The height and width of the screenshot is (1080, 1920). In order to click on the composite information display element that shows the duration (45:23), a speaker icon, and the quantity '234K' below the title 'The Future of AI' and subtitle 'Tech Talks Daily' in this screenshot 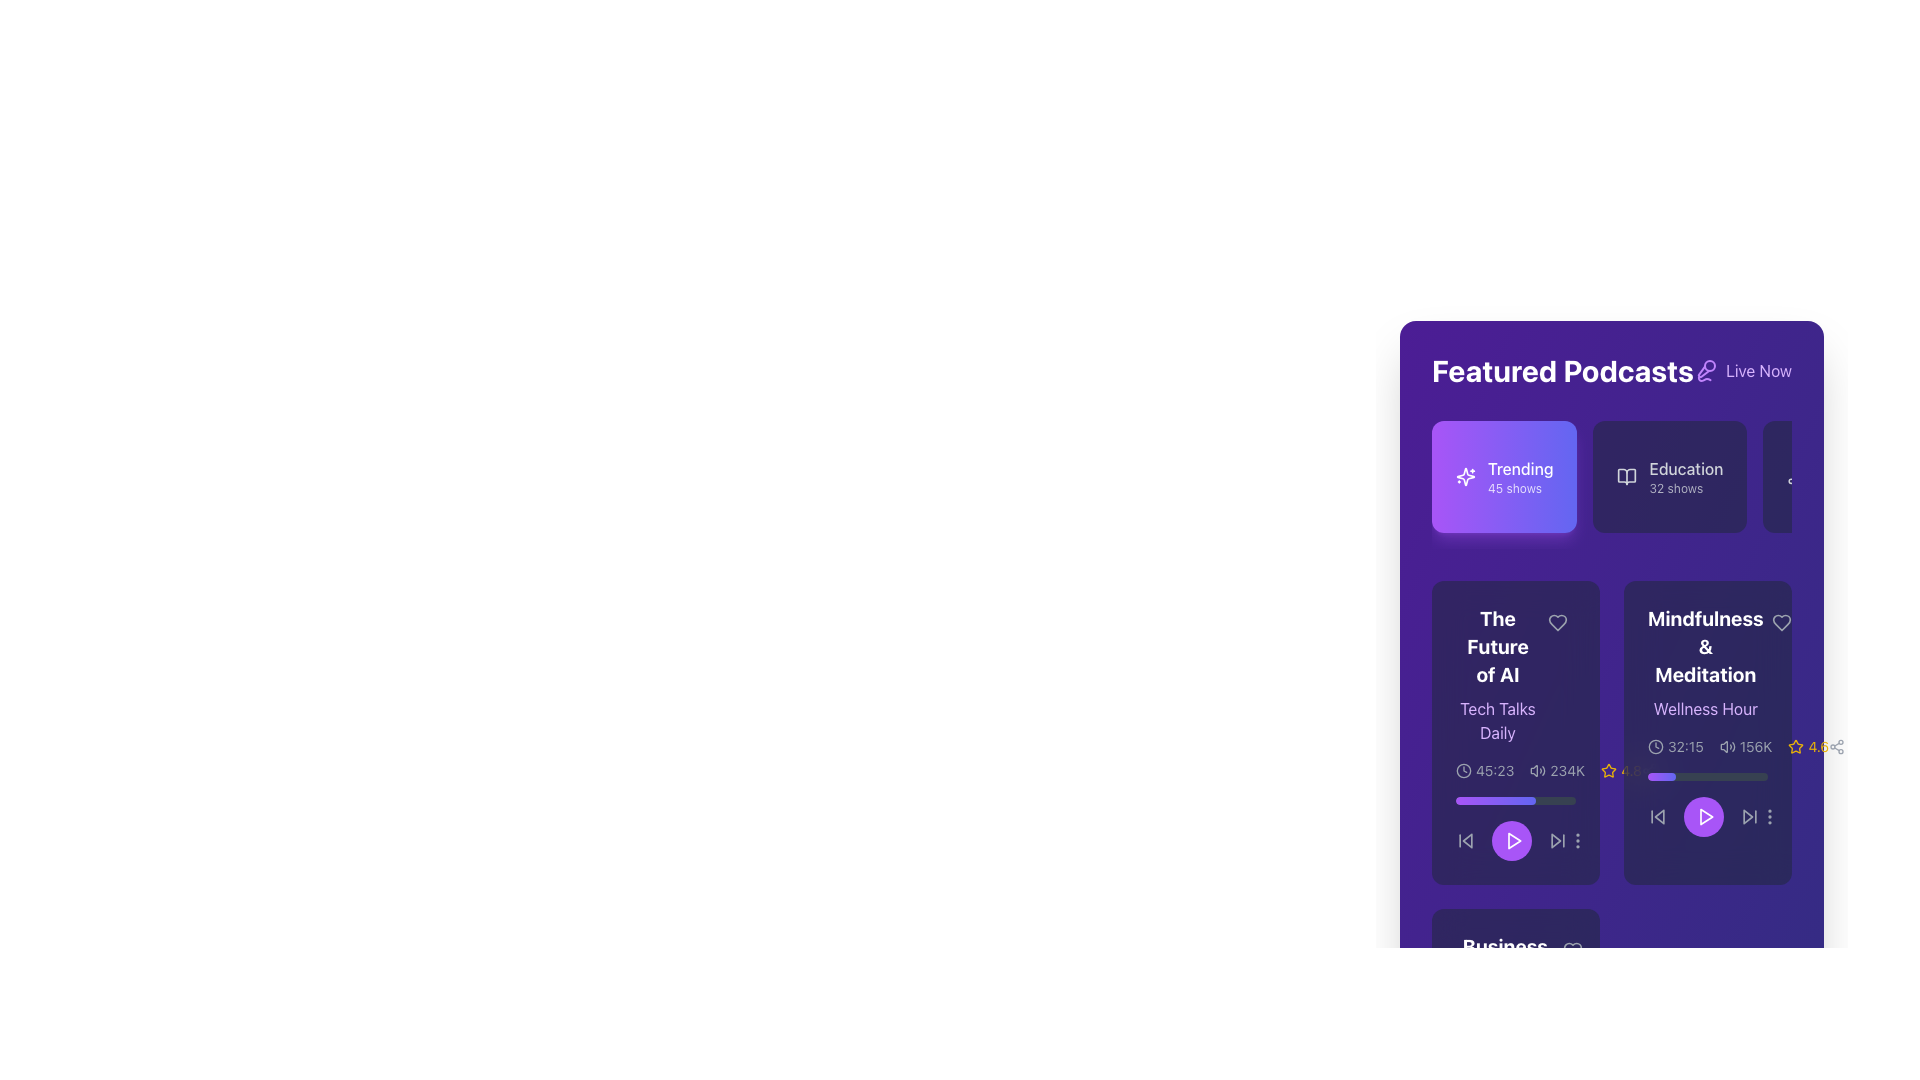, I will do `click(1516, 770)`.